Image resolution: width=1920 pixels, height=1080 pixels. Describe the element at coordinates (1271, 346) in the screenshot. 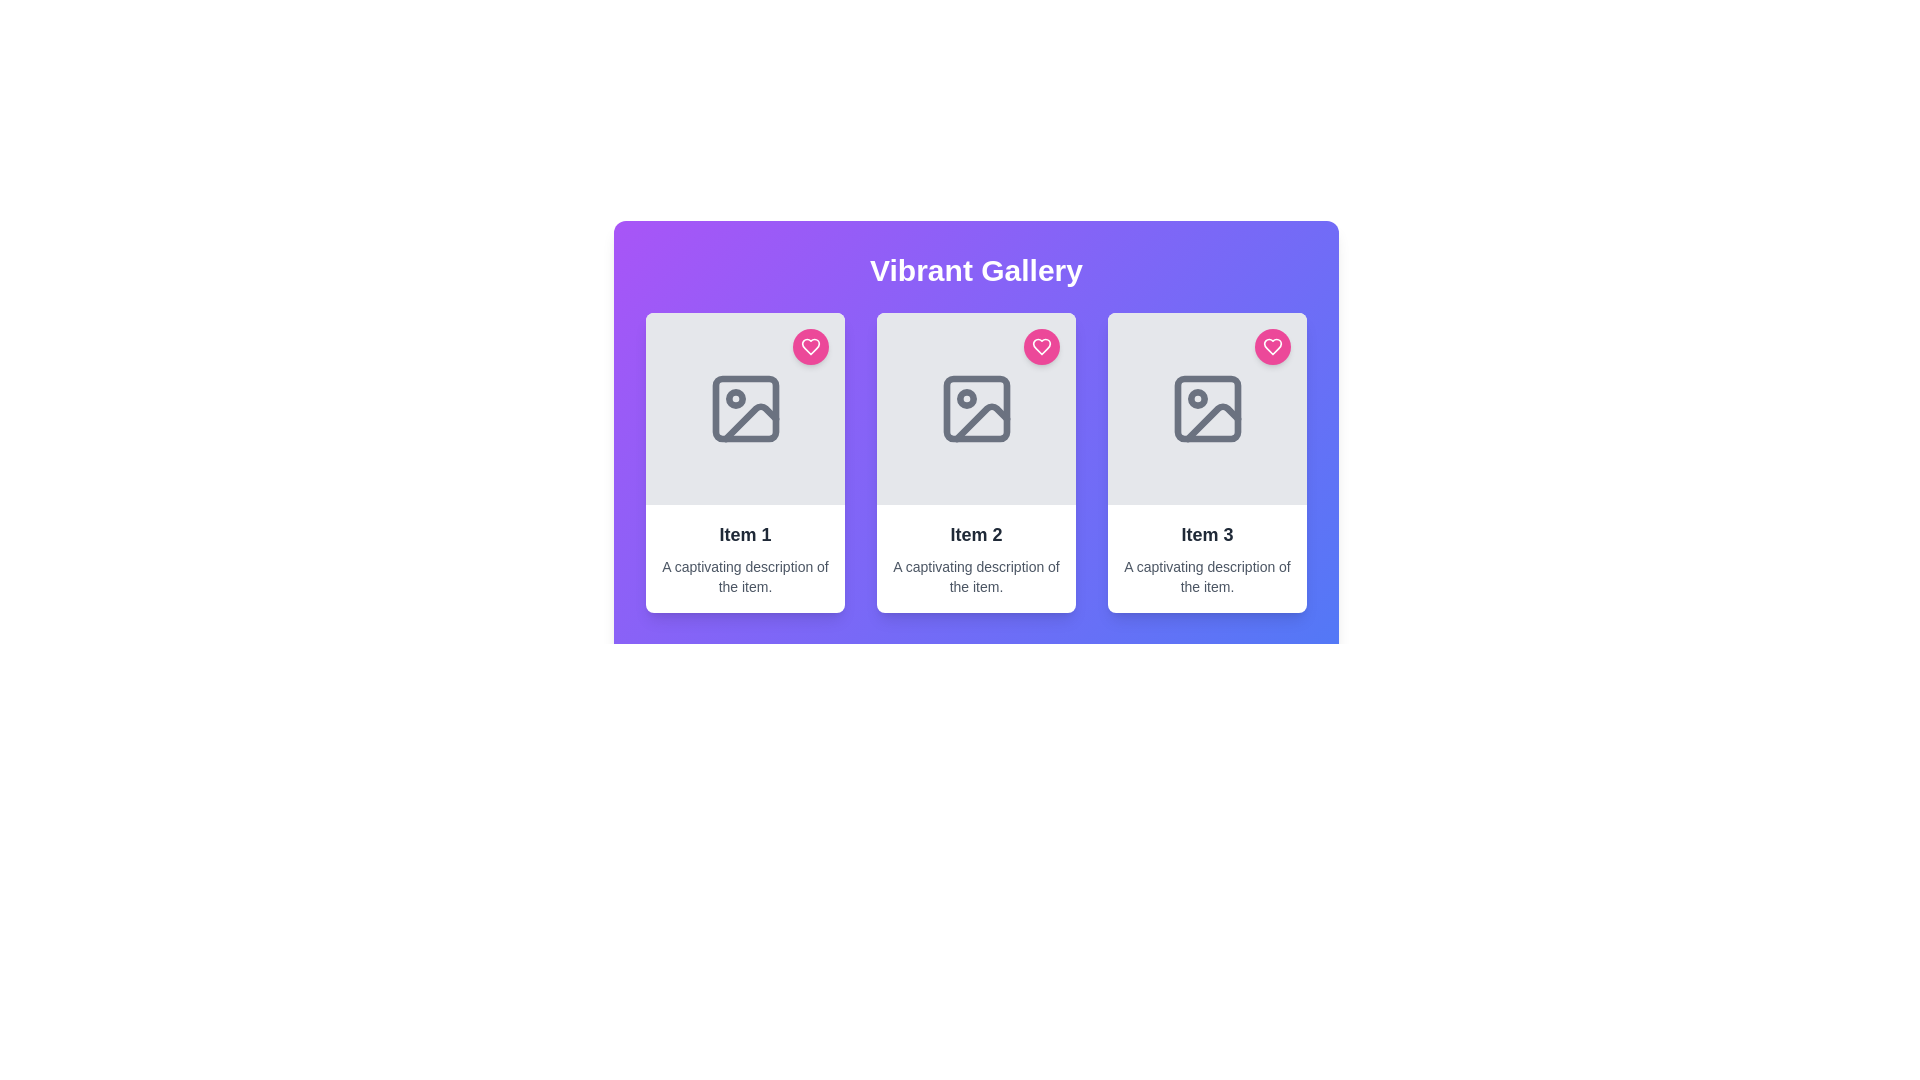

I see `the circular interactive button with a white heart icon located in the top-right corner of the 'Item 3' card for keyboard navigation` at that location.